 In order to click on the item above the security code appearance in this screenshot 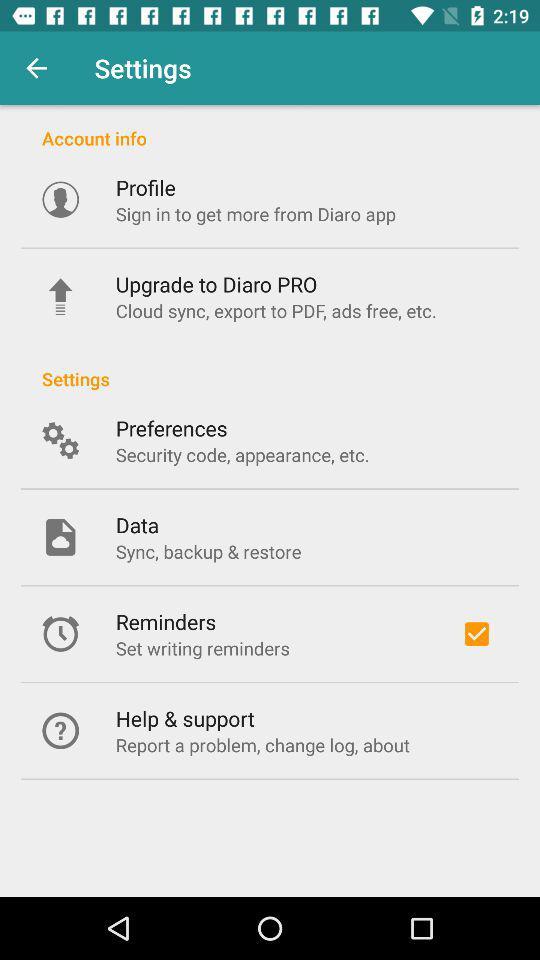, I will do `click(171, 428)`.